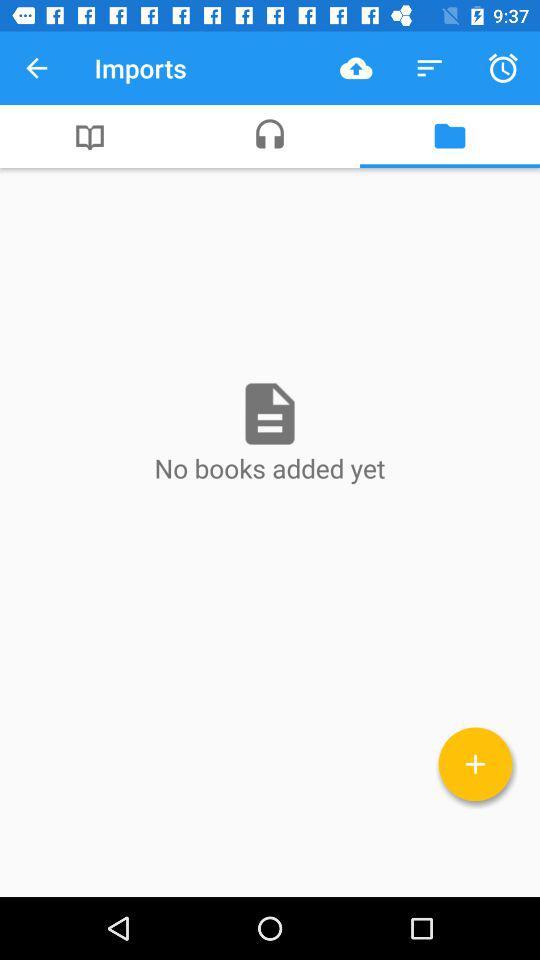  What do you see at coordinates (355, 68) in the screenshot?
I see `icon next to the imports icon` at bounding box center [355, 68].